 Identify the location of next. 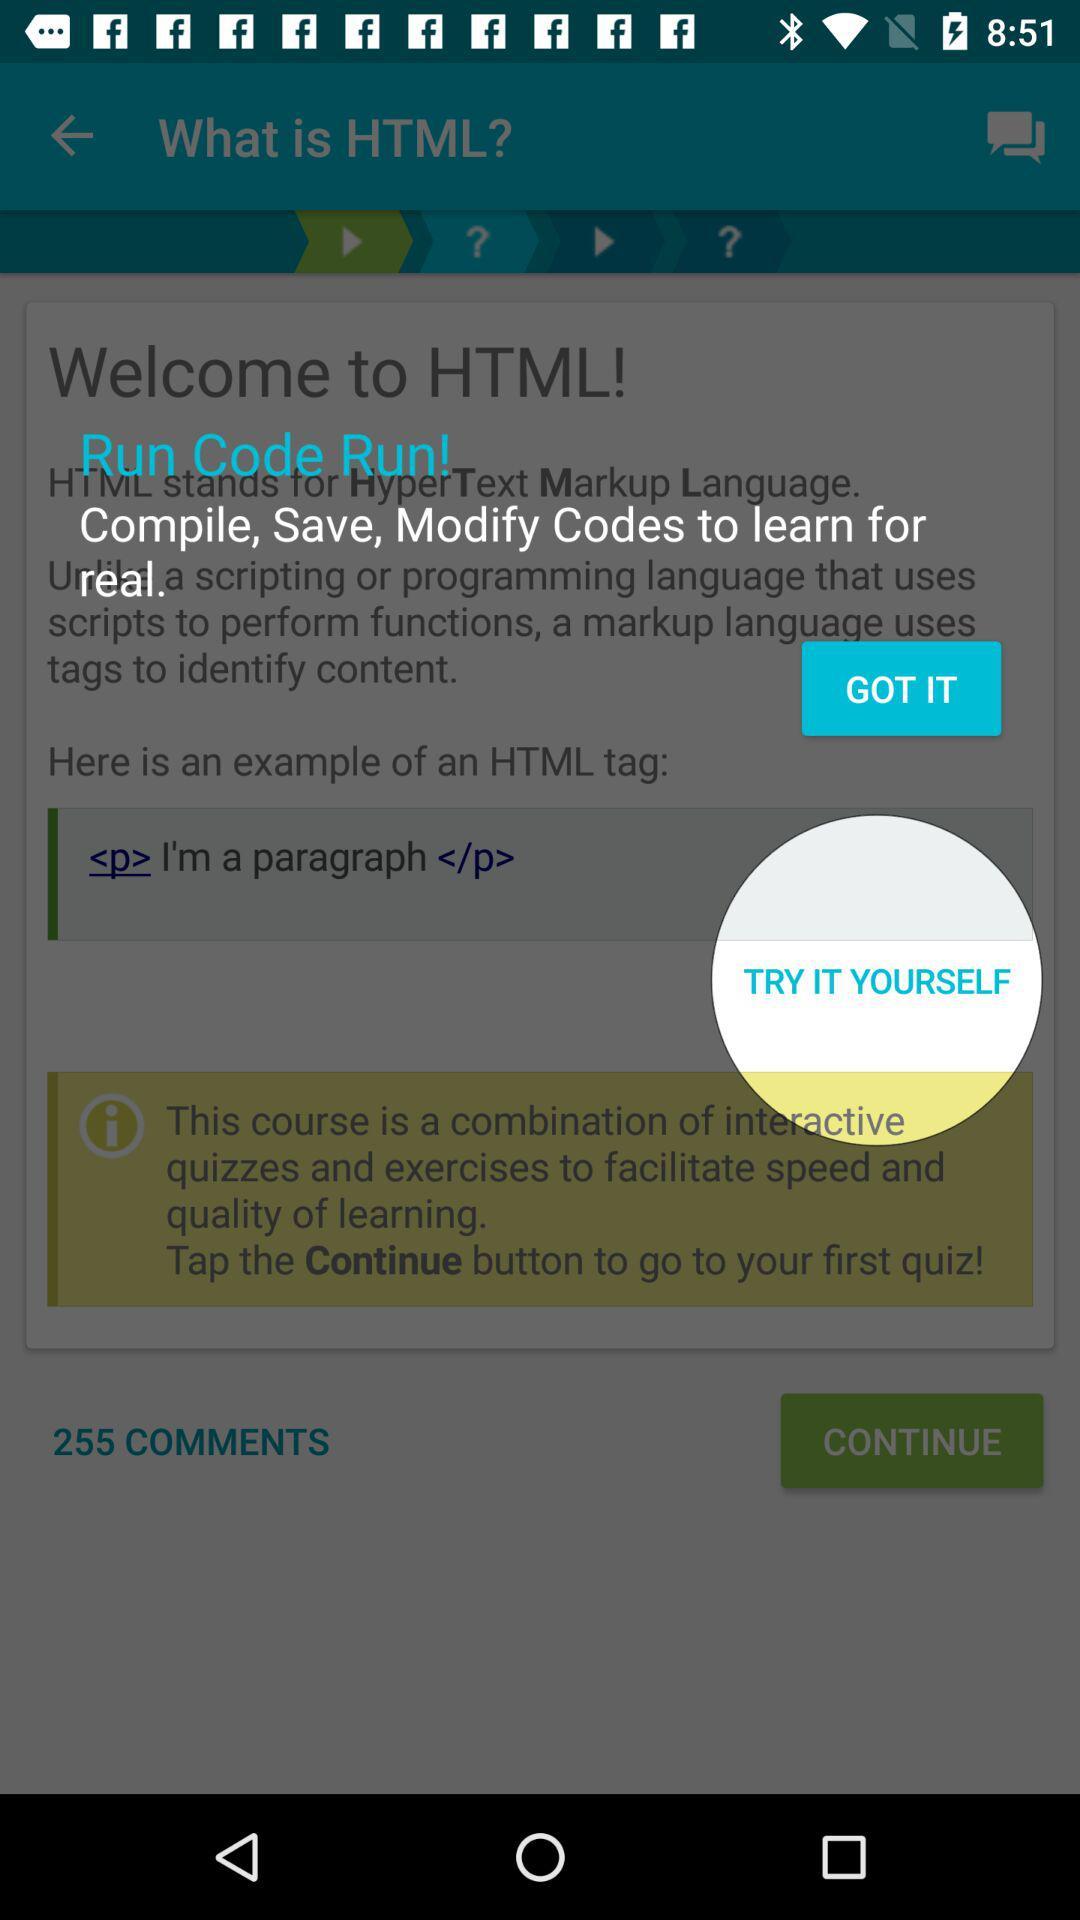
(601, 240).